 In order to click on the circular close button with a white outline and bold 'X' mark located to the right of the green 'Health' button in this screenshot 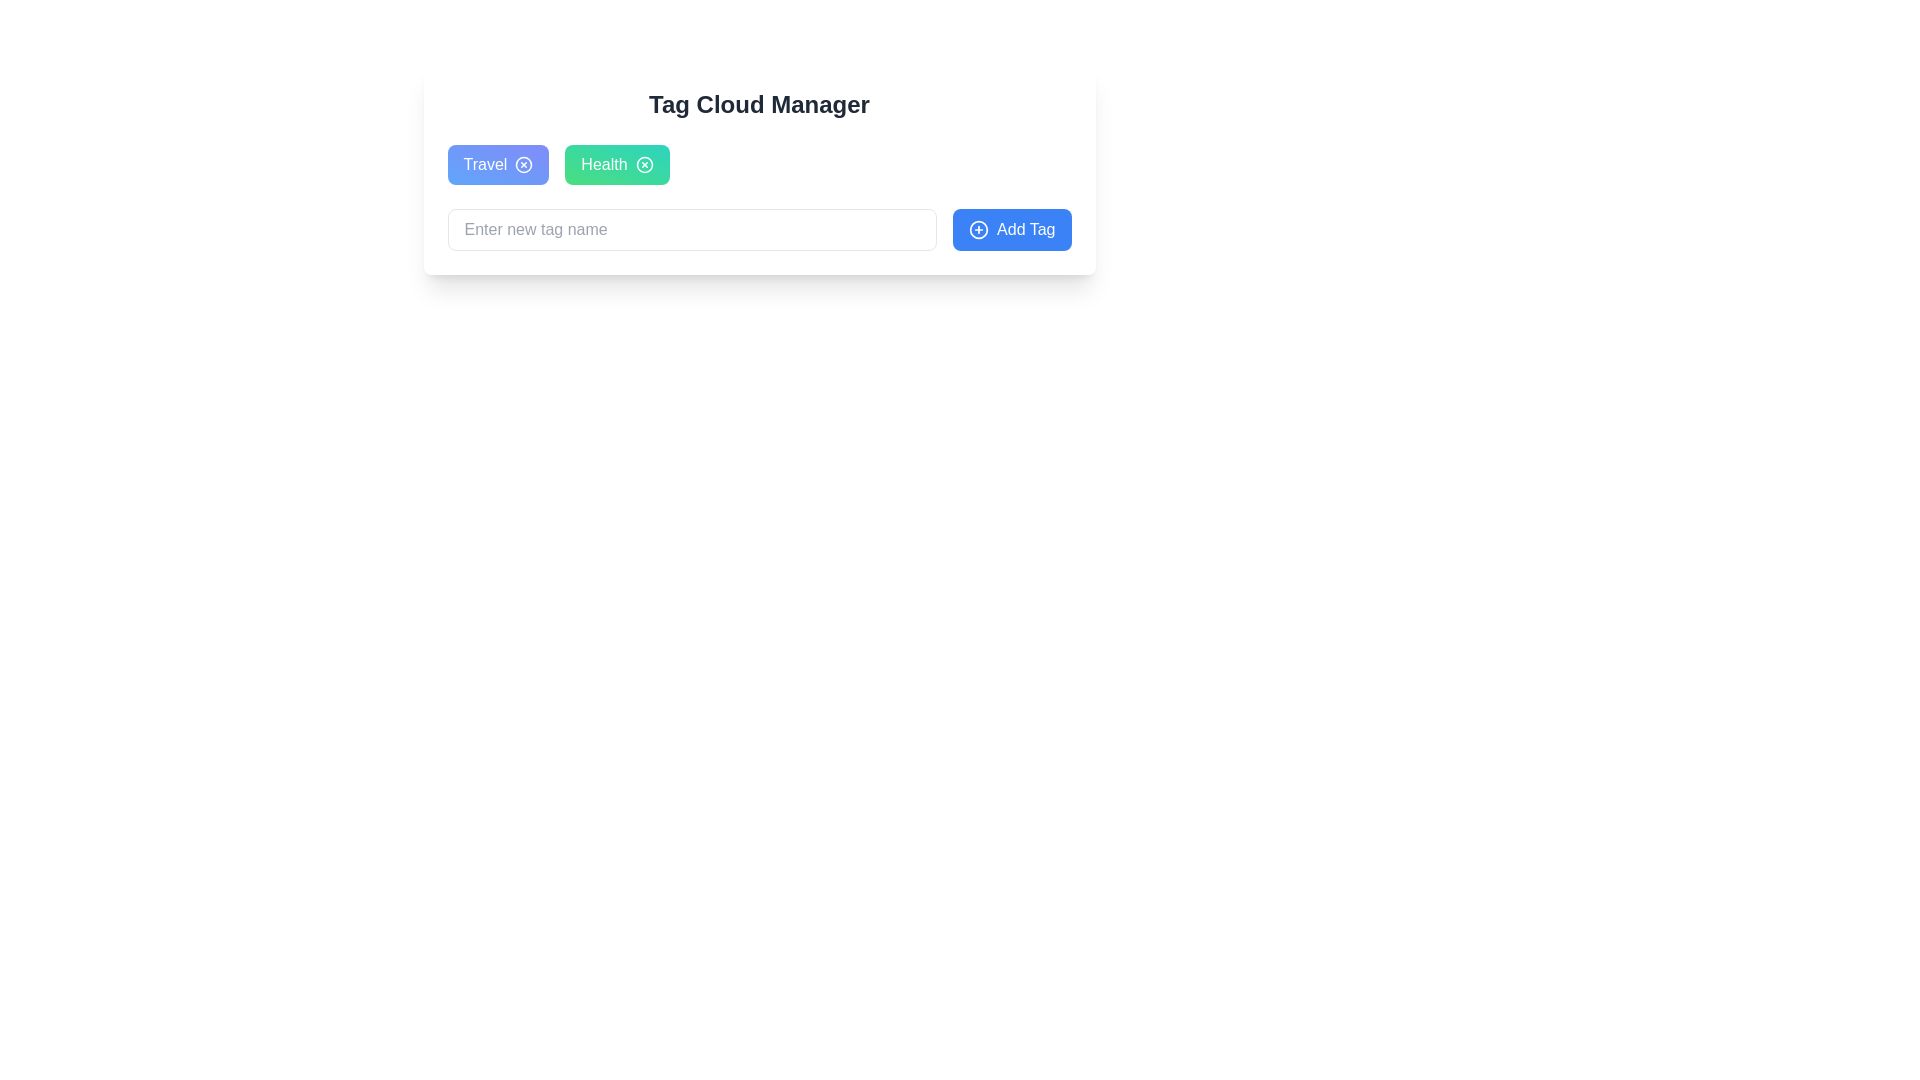, I will do `click(644, 164)`.